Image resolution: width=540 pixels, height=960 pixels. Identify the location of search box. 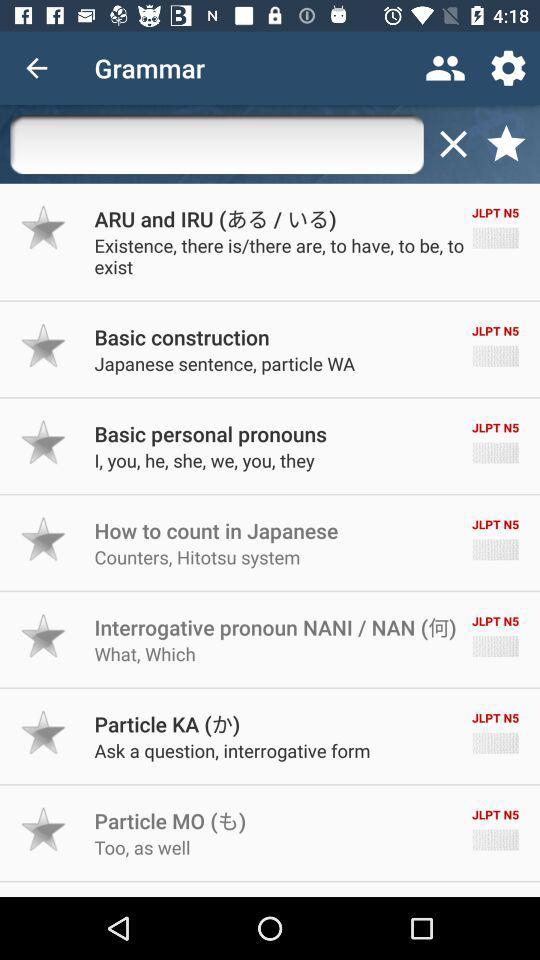
(216, 143).